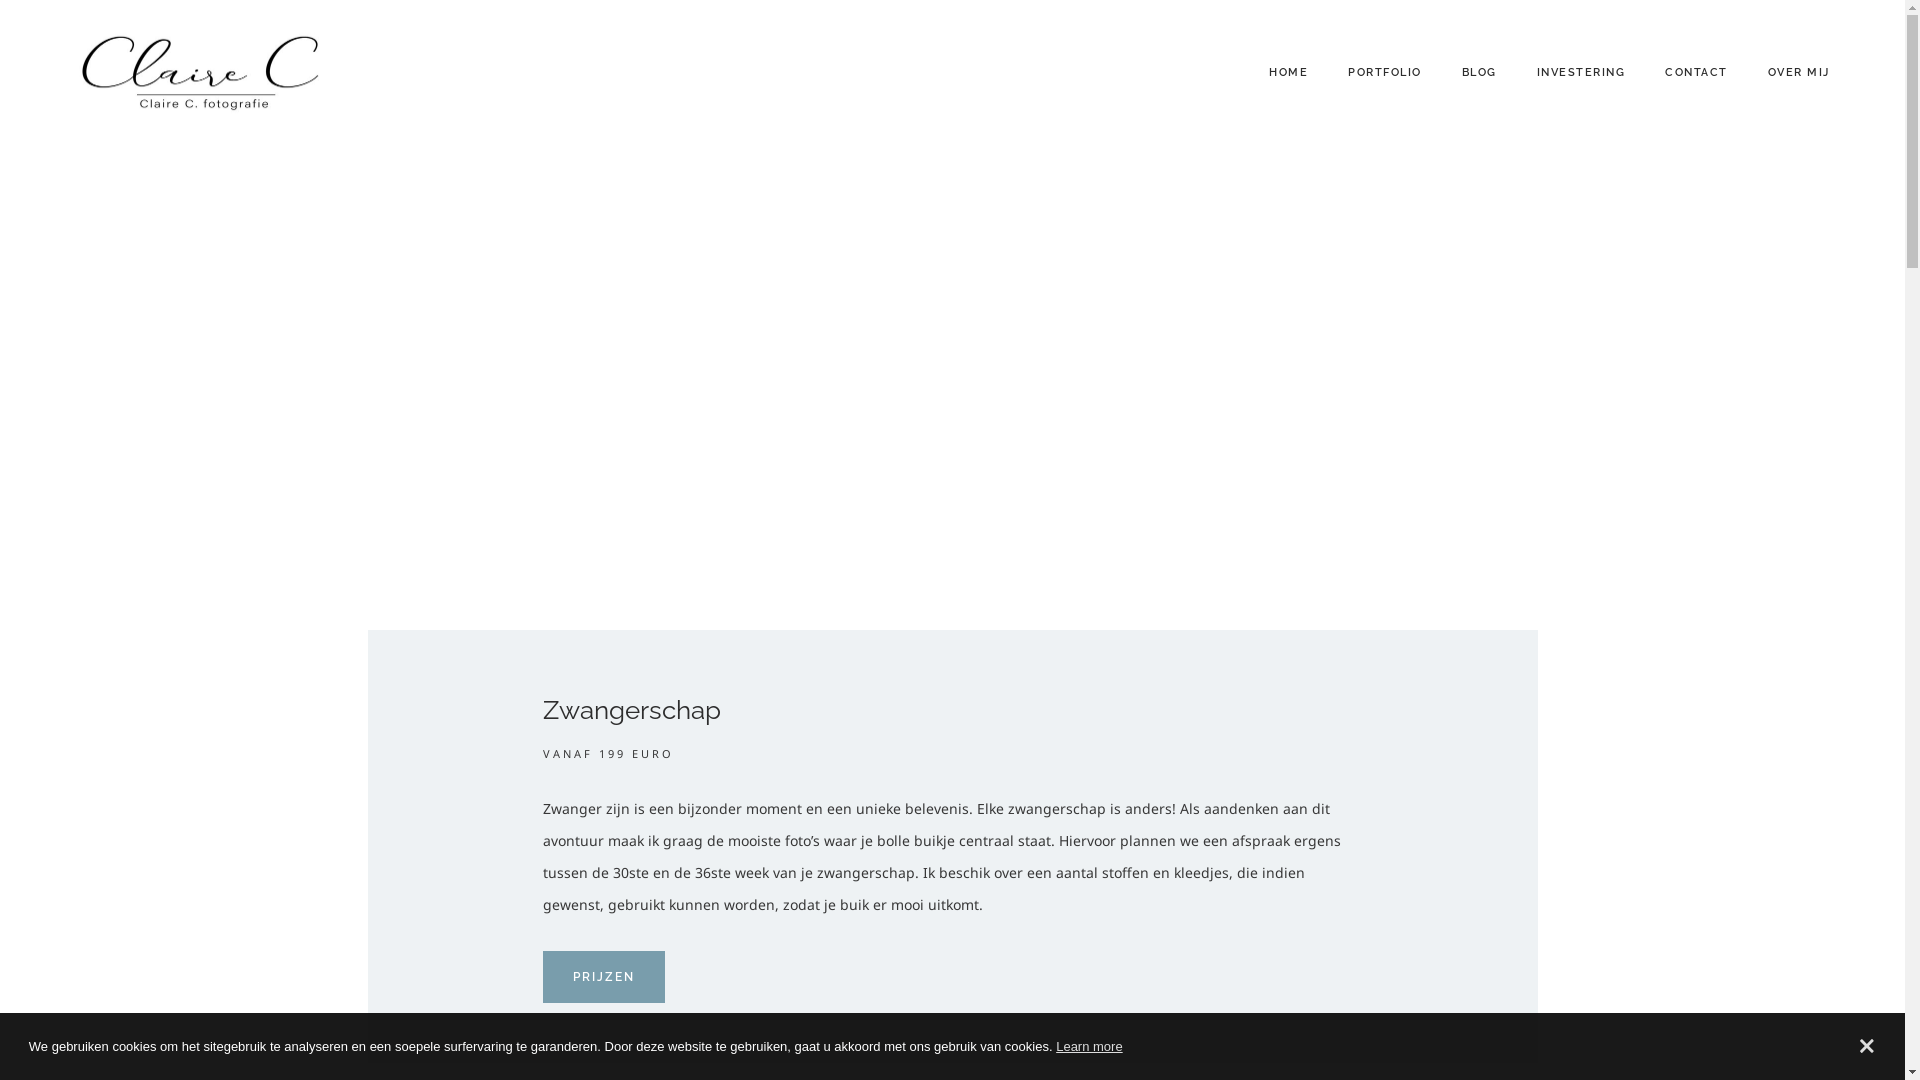 The width and height of the screenshot is (1920, 1080). Describe the element at coordinates (1479, 72) in the screenshot. I see `'BLOG'` at that location.